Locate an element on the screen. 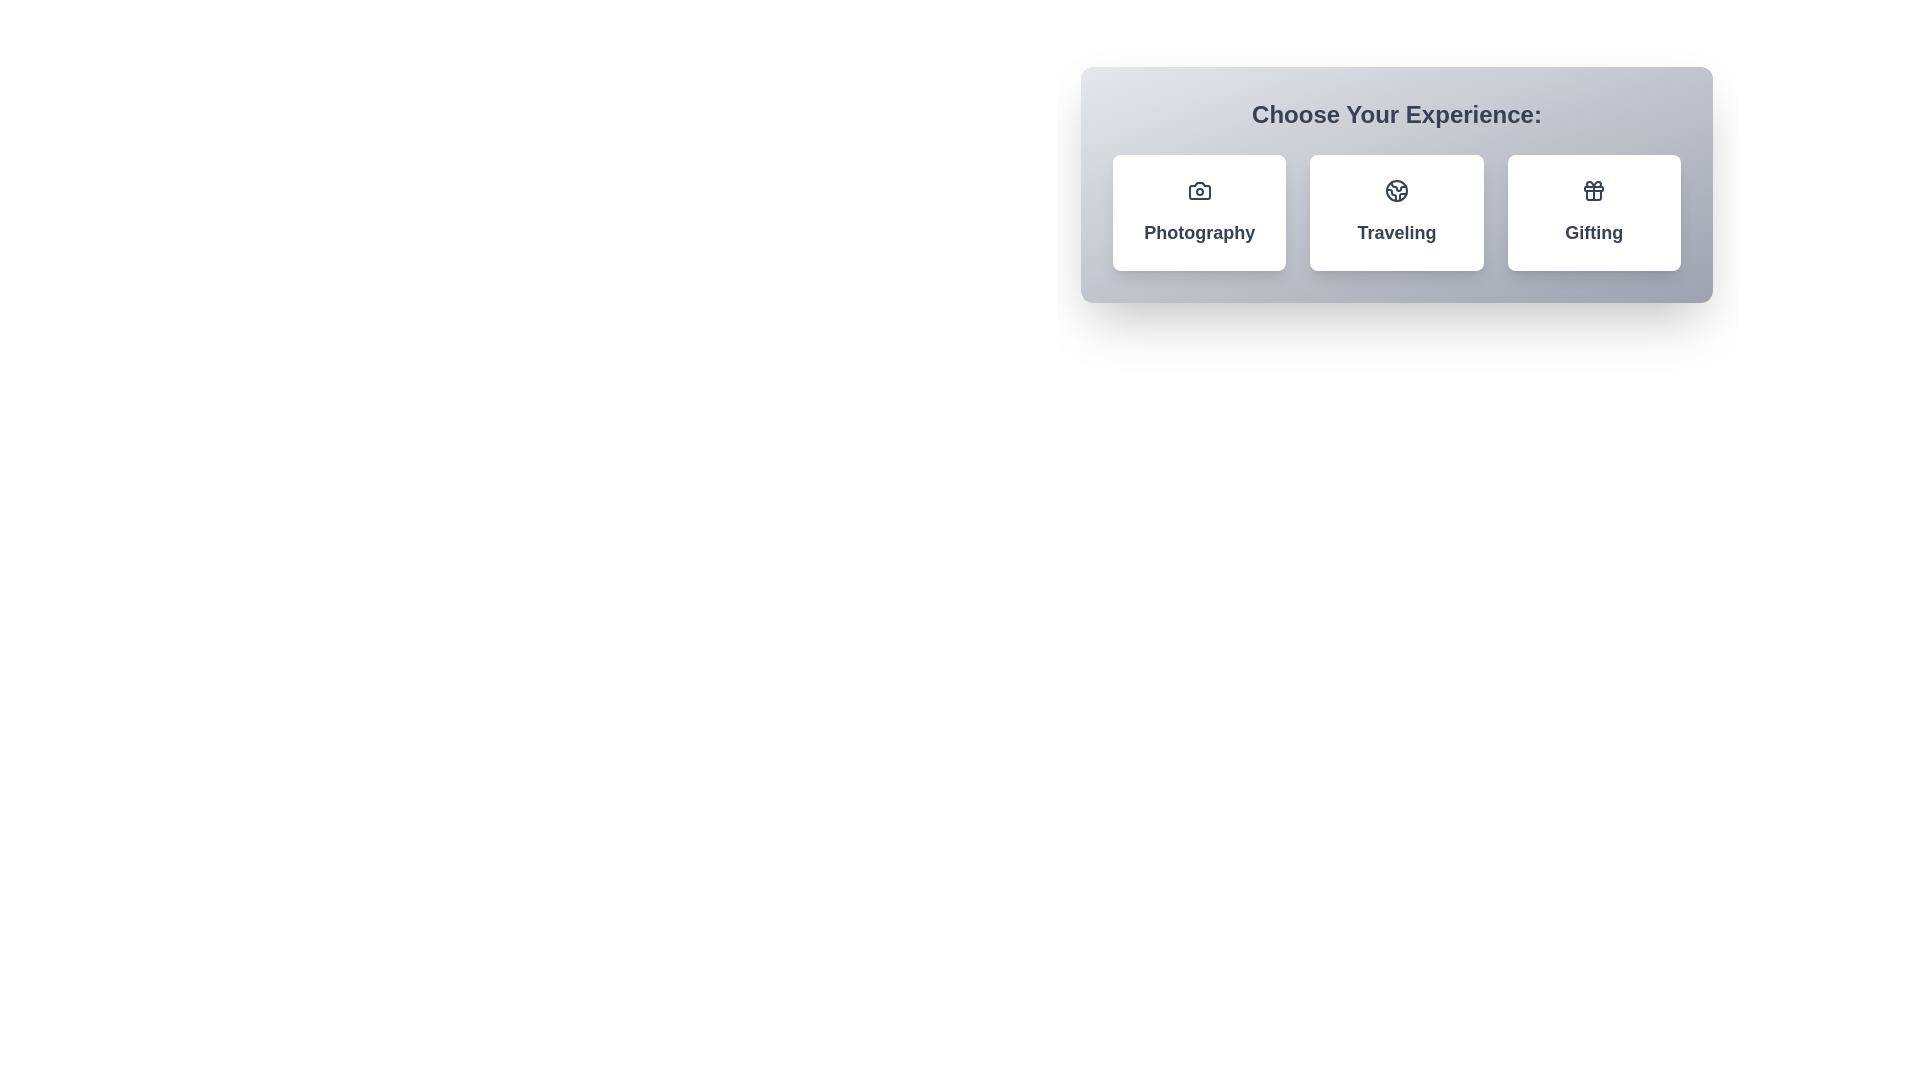 Image resolution: width=1920 pixels, height=1080 pixels. the chip labeled Photography is located at coordinates (1199, 212).